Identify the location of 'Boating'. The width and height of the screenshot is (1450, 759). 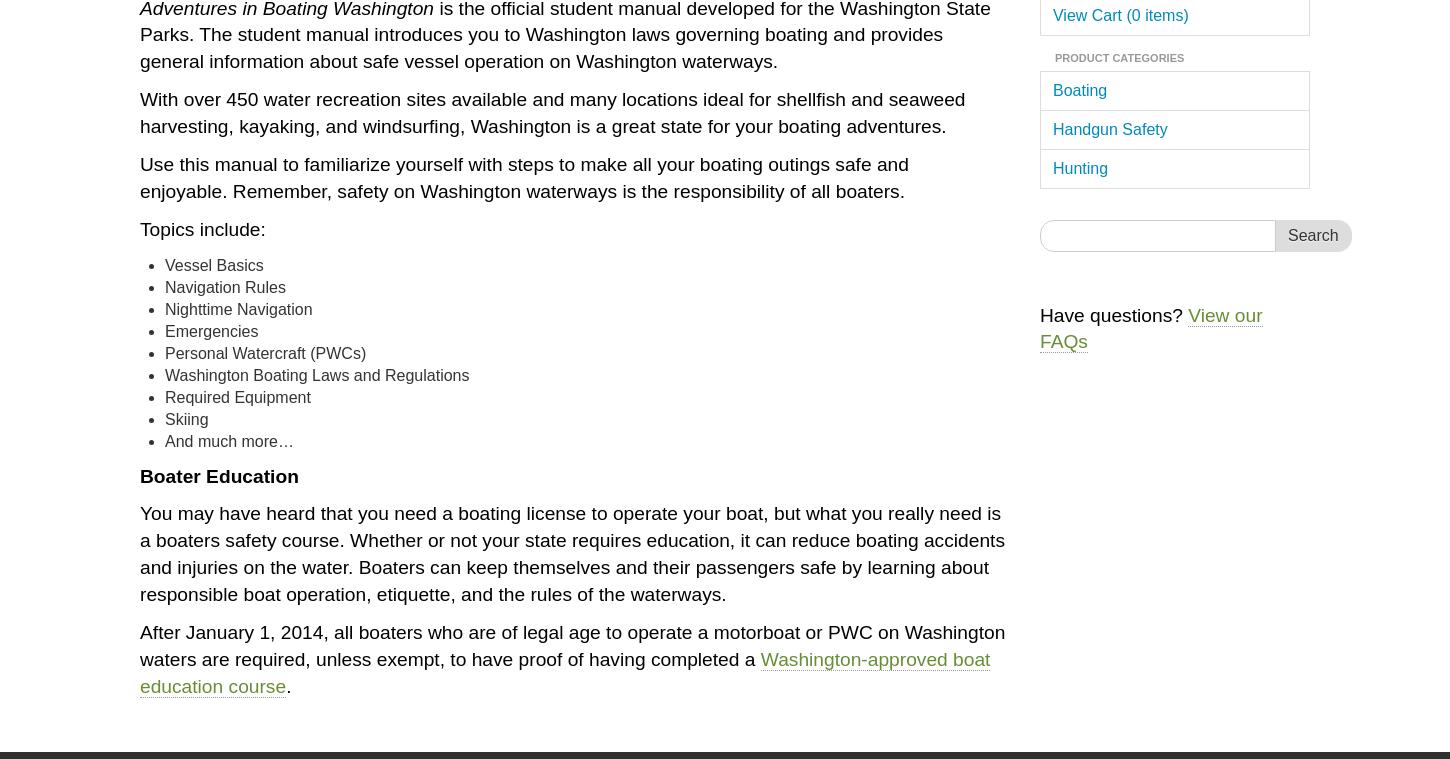
(1079, 88).